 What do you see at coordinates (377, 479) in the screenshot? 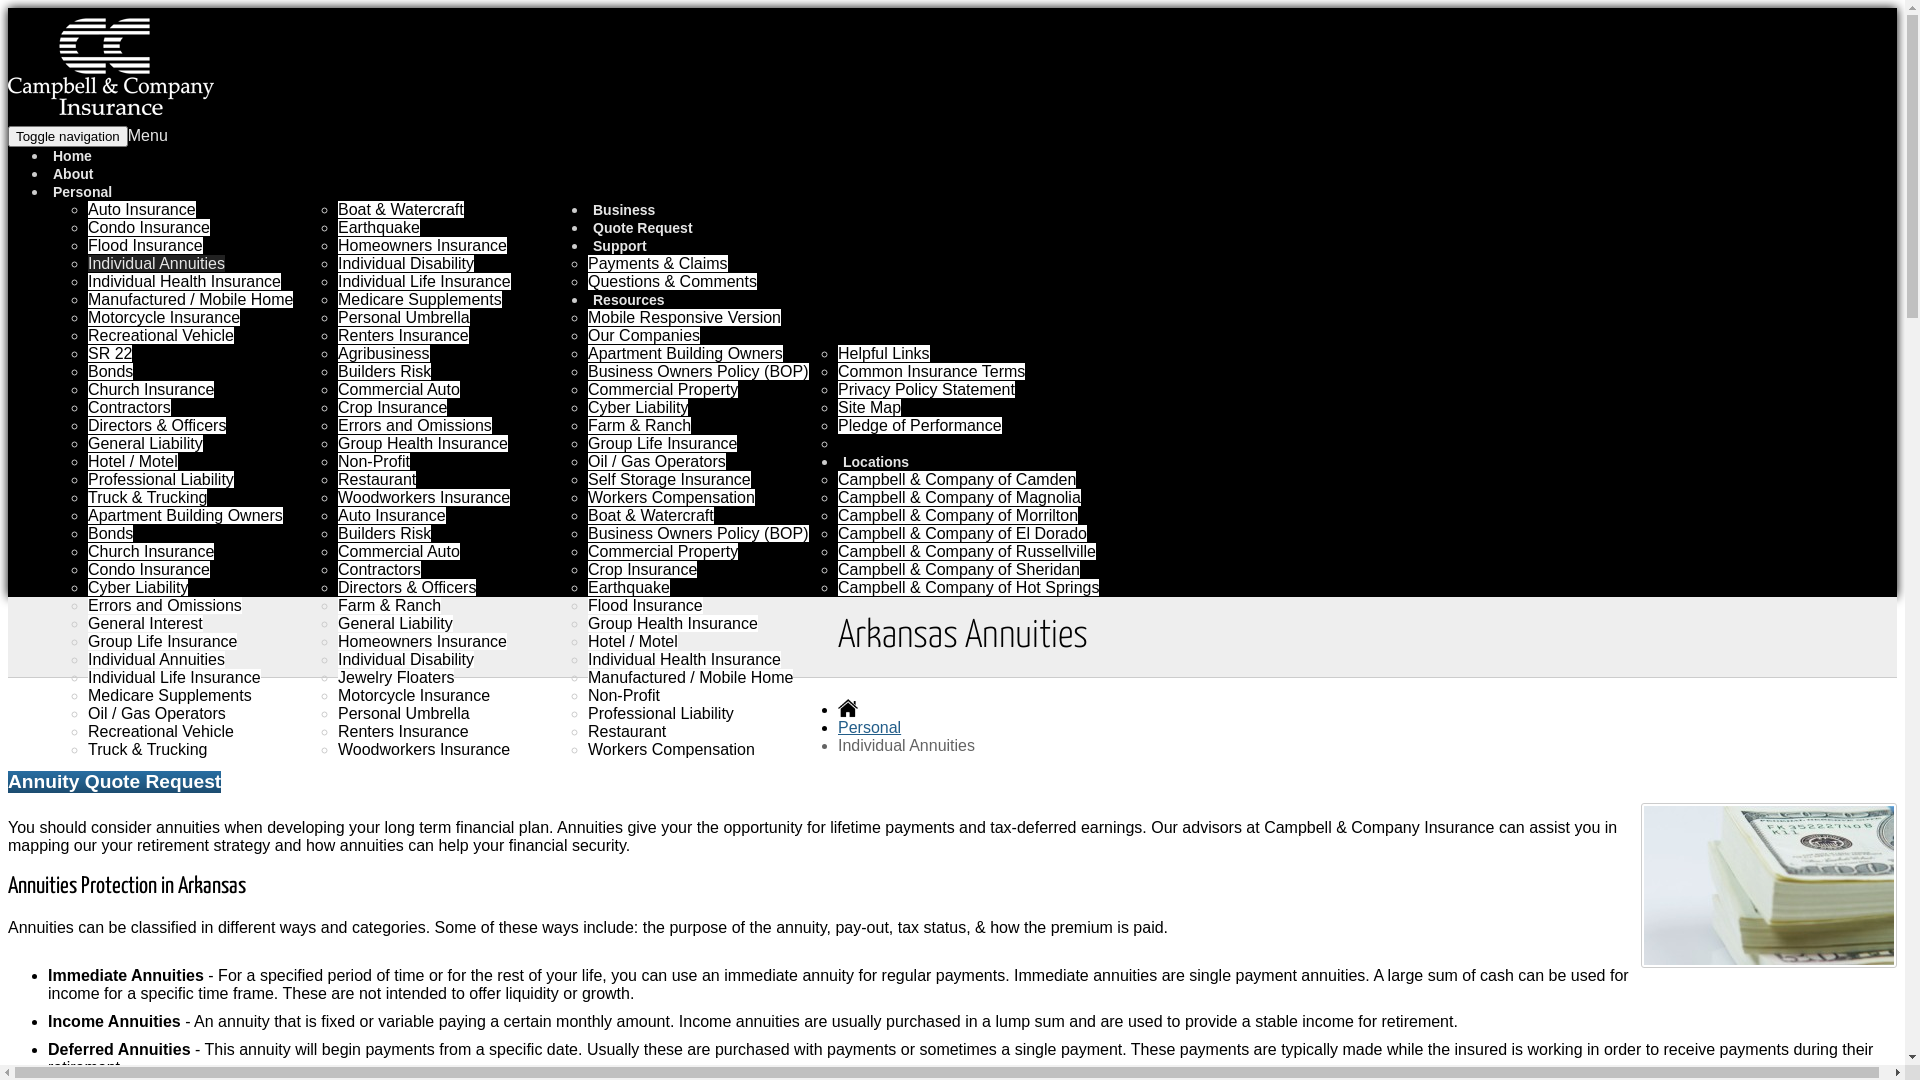
I see `'Restaurant'` at bounding box center [377, 479].